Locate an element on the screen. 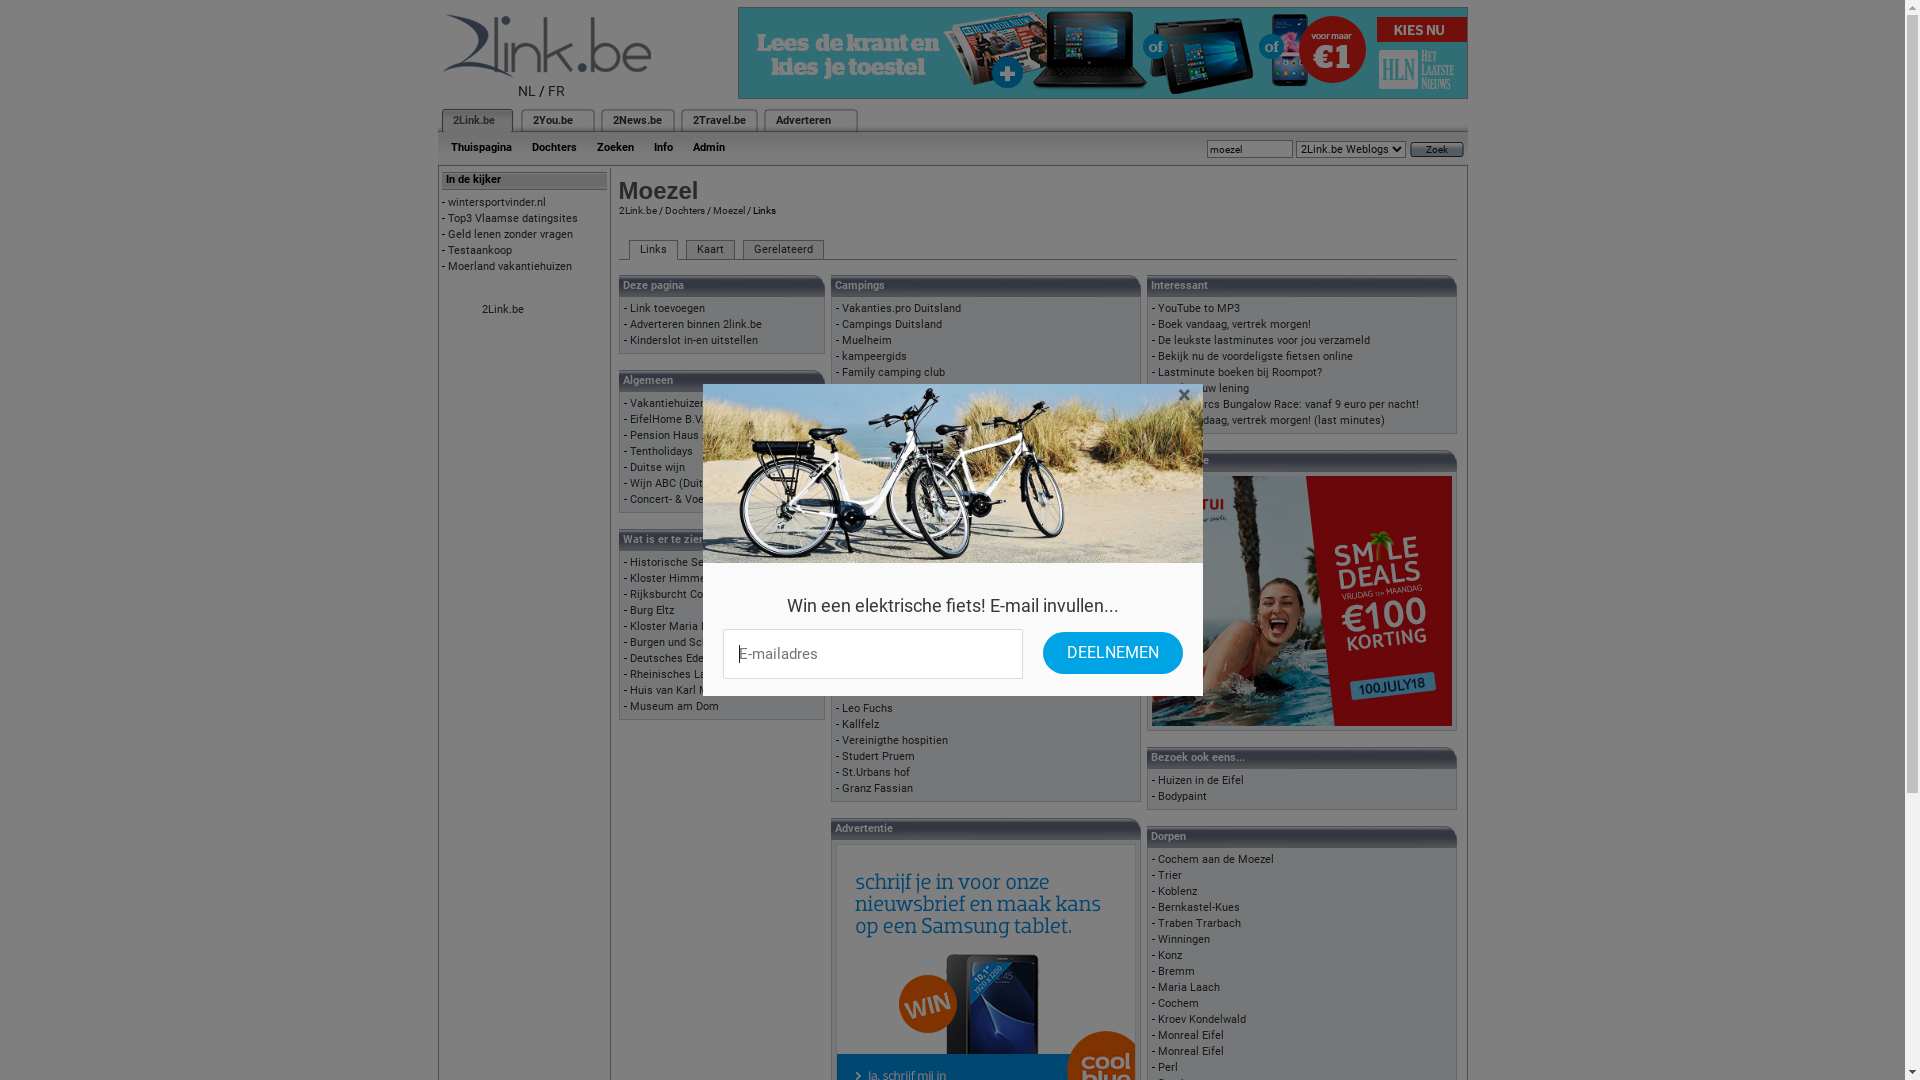 The height and width of the screenshot is (1080, 1920). 'YouTube to MP3' is located at coordinates (1157, 308).